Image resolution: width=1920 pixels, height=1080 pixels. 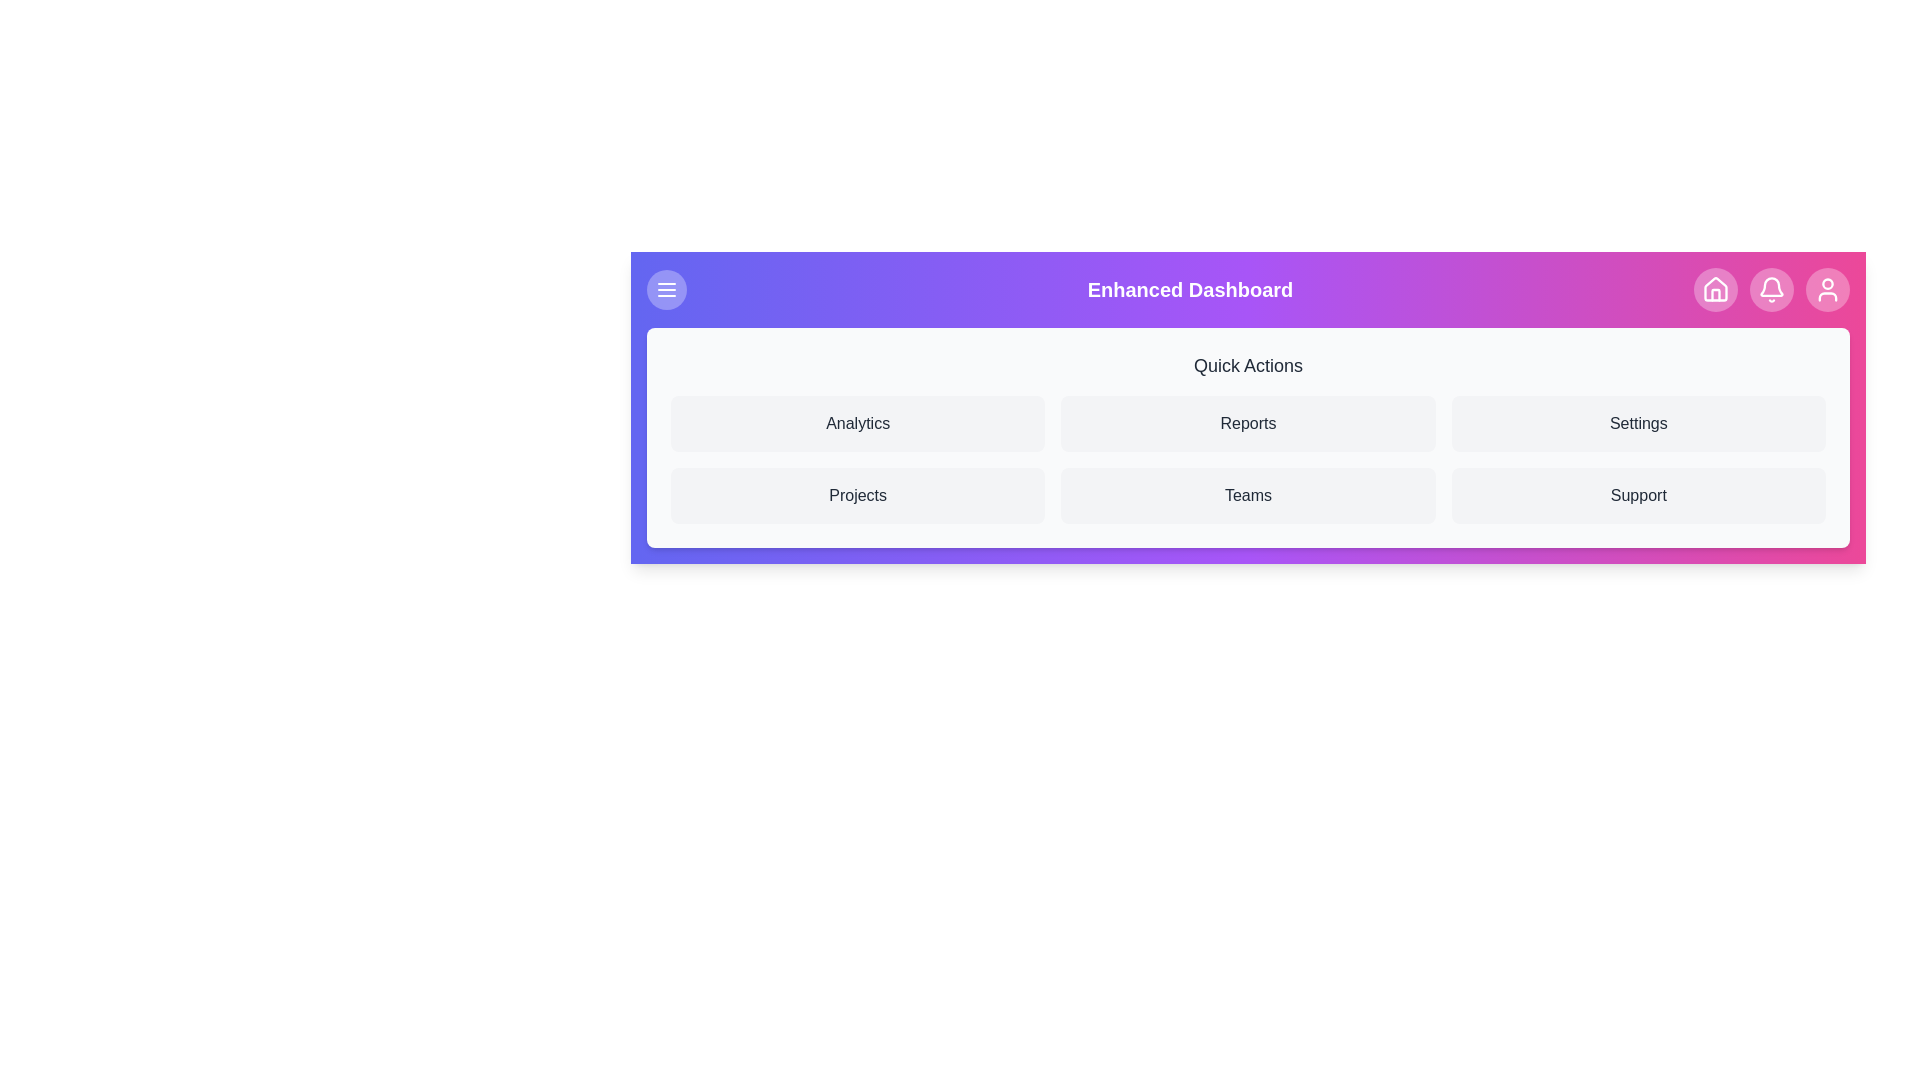 I want to click on the 'Home' button in the navigation bar, so click(x=1714, y=289).